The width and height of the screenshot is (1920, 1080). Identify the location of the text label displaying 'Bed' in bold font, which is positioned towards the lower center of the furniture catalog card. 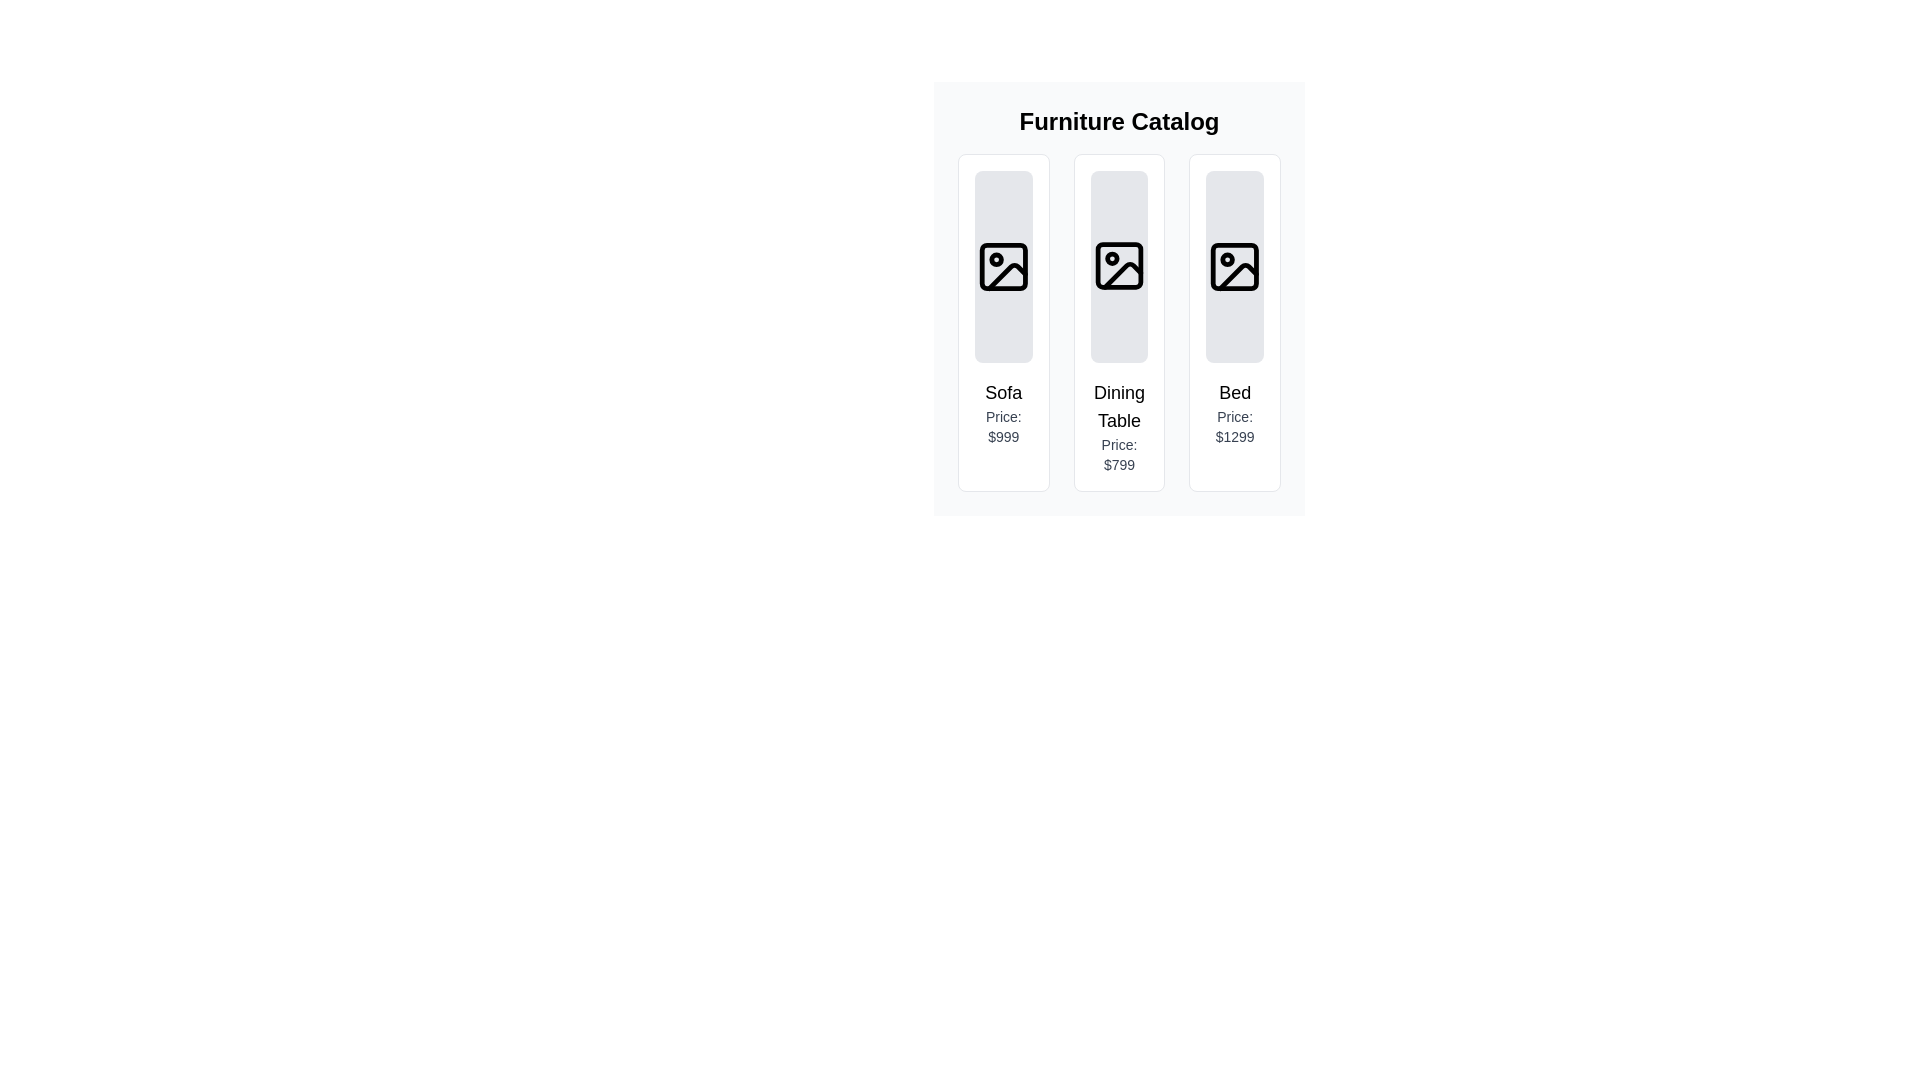
(1234, 393).